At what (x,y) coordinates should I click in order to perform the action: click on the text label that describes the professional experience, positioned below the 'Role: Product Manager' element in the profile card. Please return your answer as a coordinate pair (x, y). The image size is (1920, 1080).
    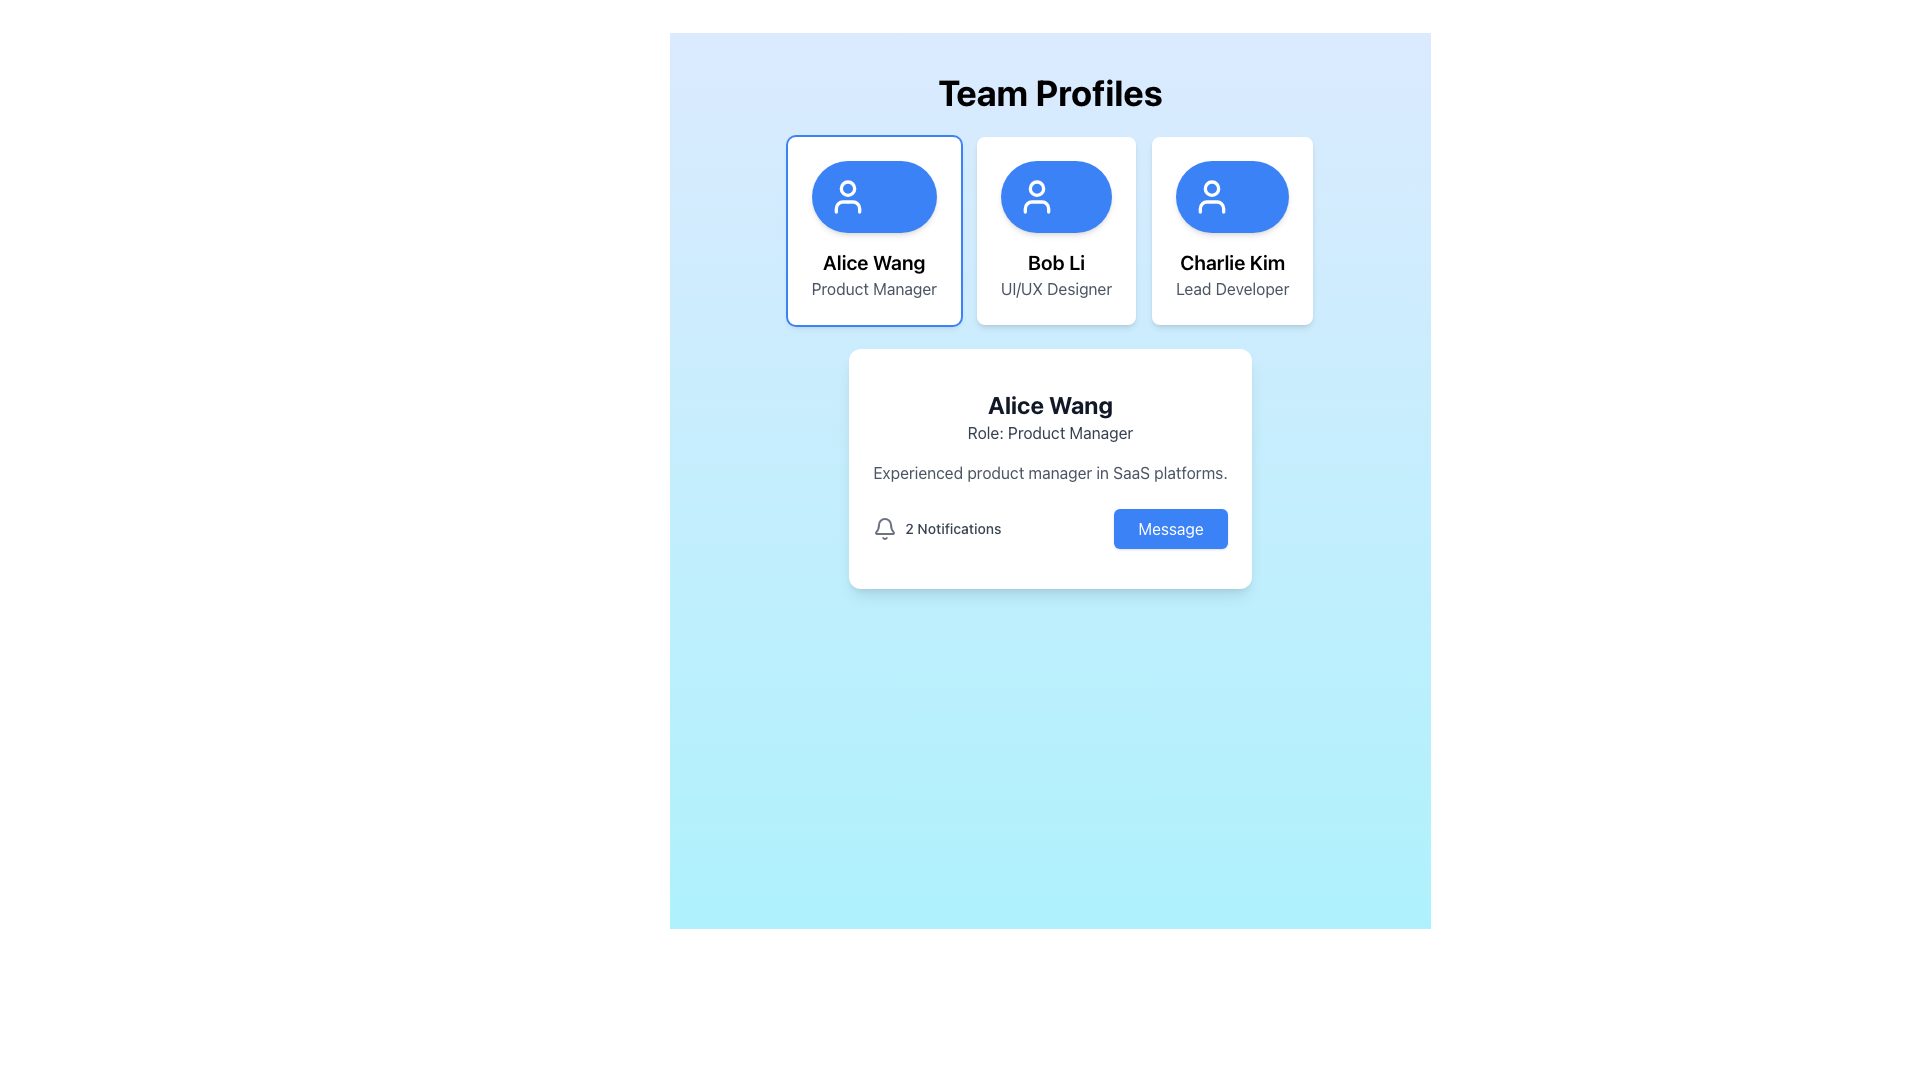
    Looking at the image, I should click on (1049, 473).